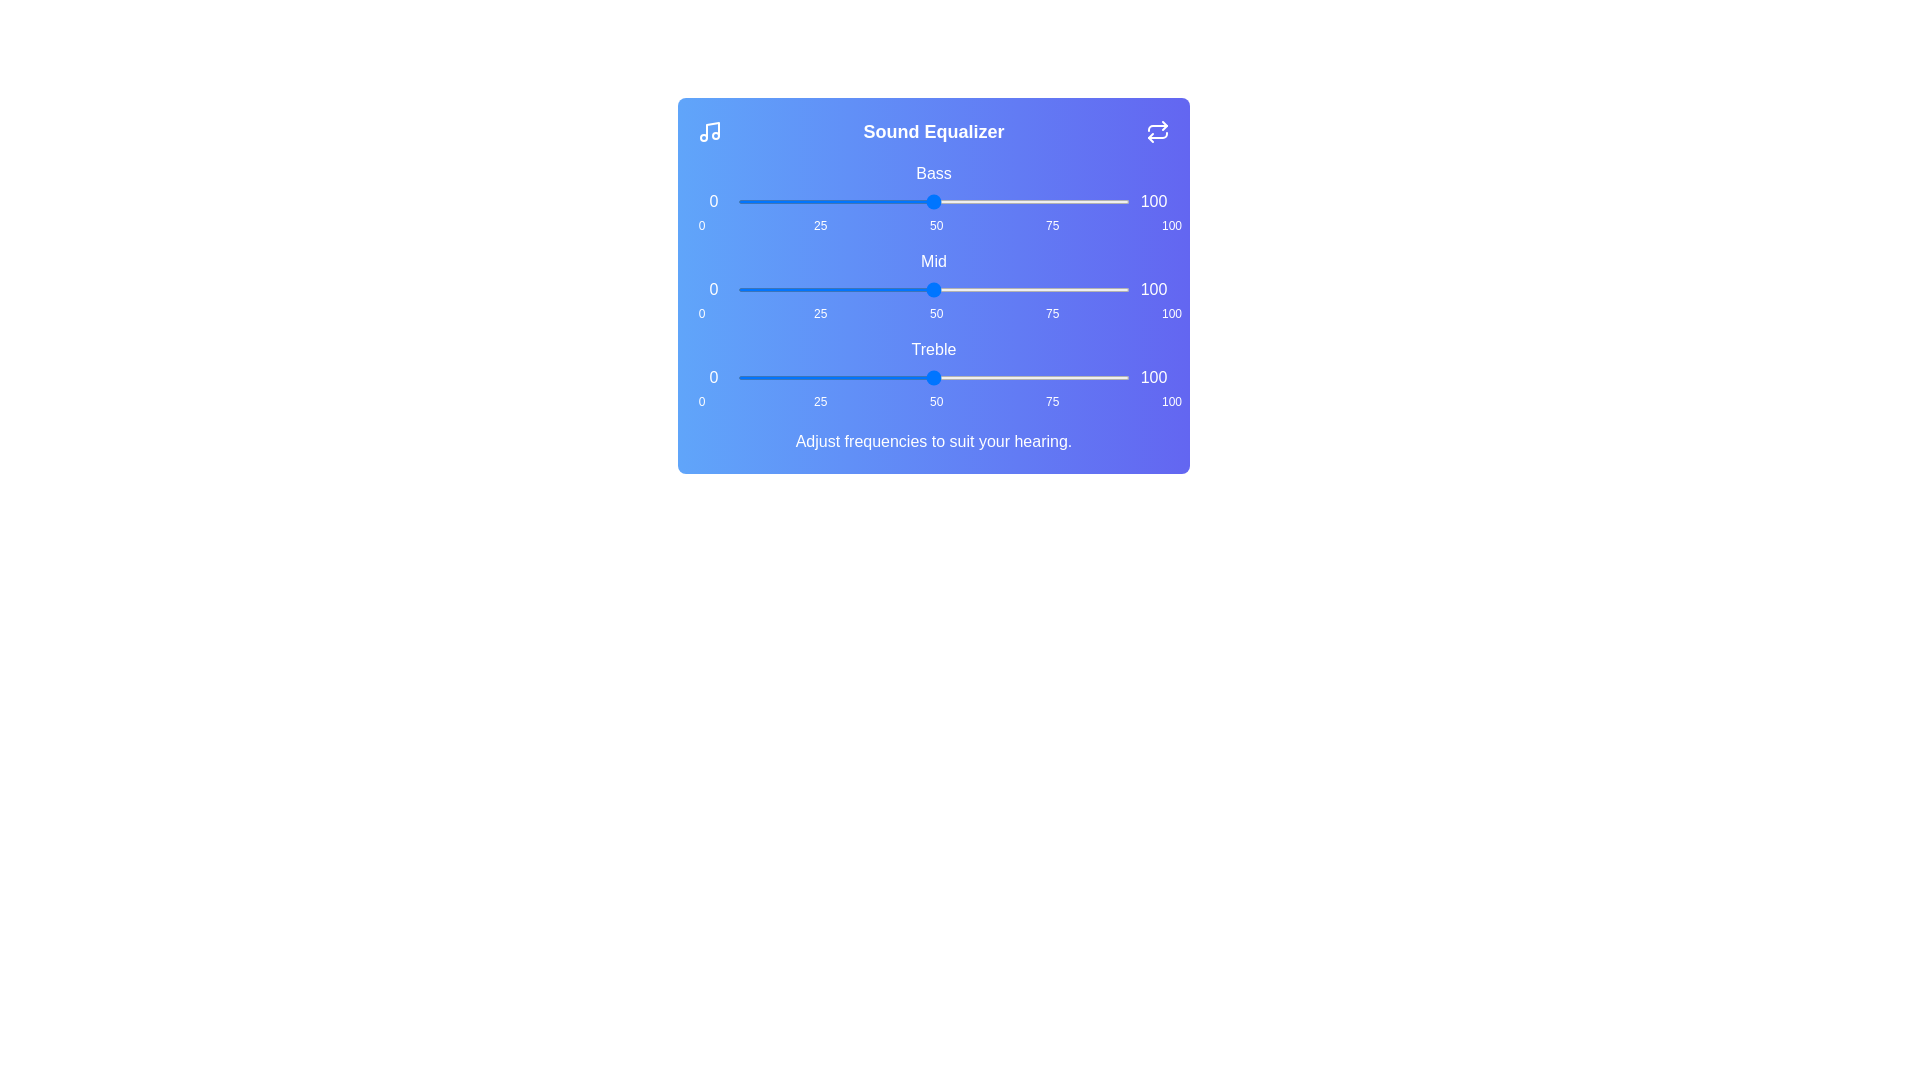 This screenshot has width=1920, height=1080. Describe the element at coordinates (973, 289) in the screenshot. I see `the 'mid' slider to 60` at that location.